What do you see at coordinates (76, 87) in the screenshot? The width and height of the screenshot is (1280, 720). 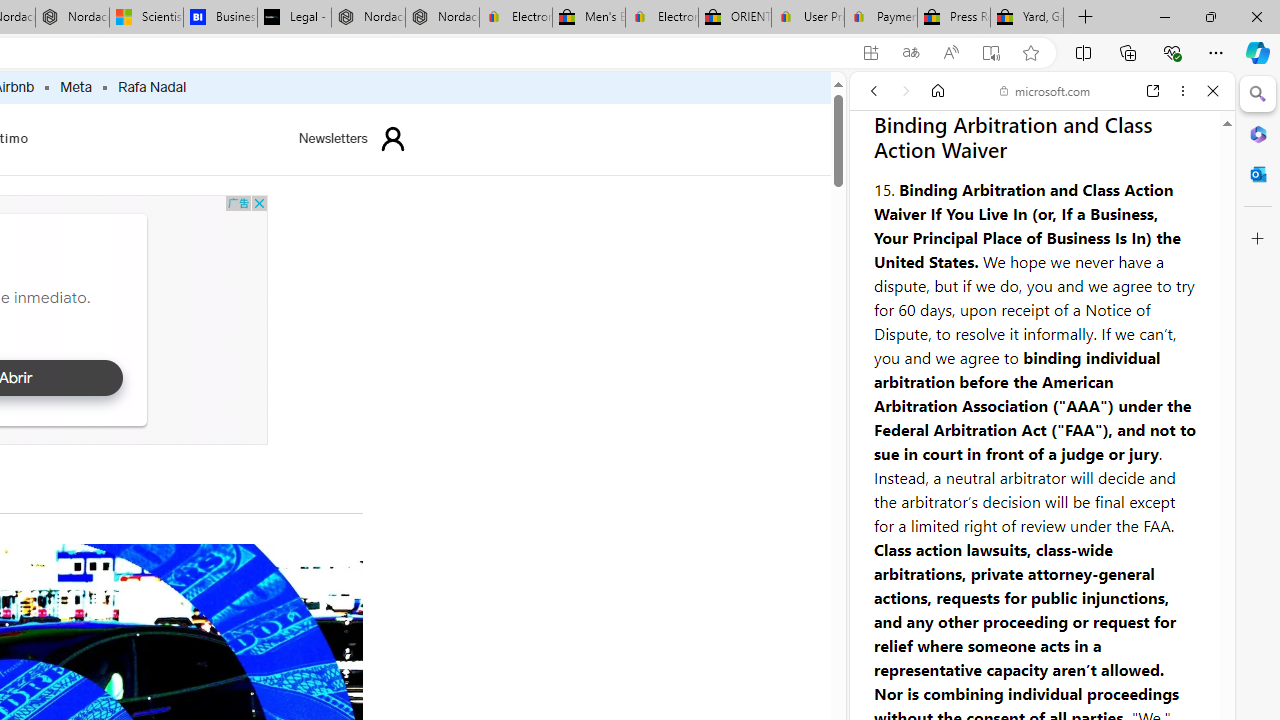 I see `'Meta'` at bounding box center [76, 87].